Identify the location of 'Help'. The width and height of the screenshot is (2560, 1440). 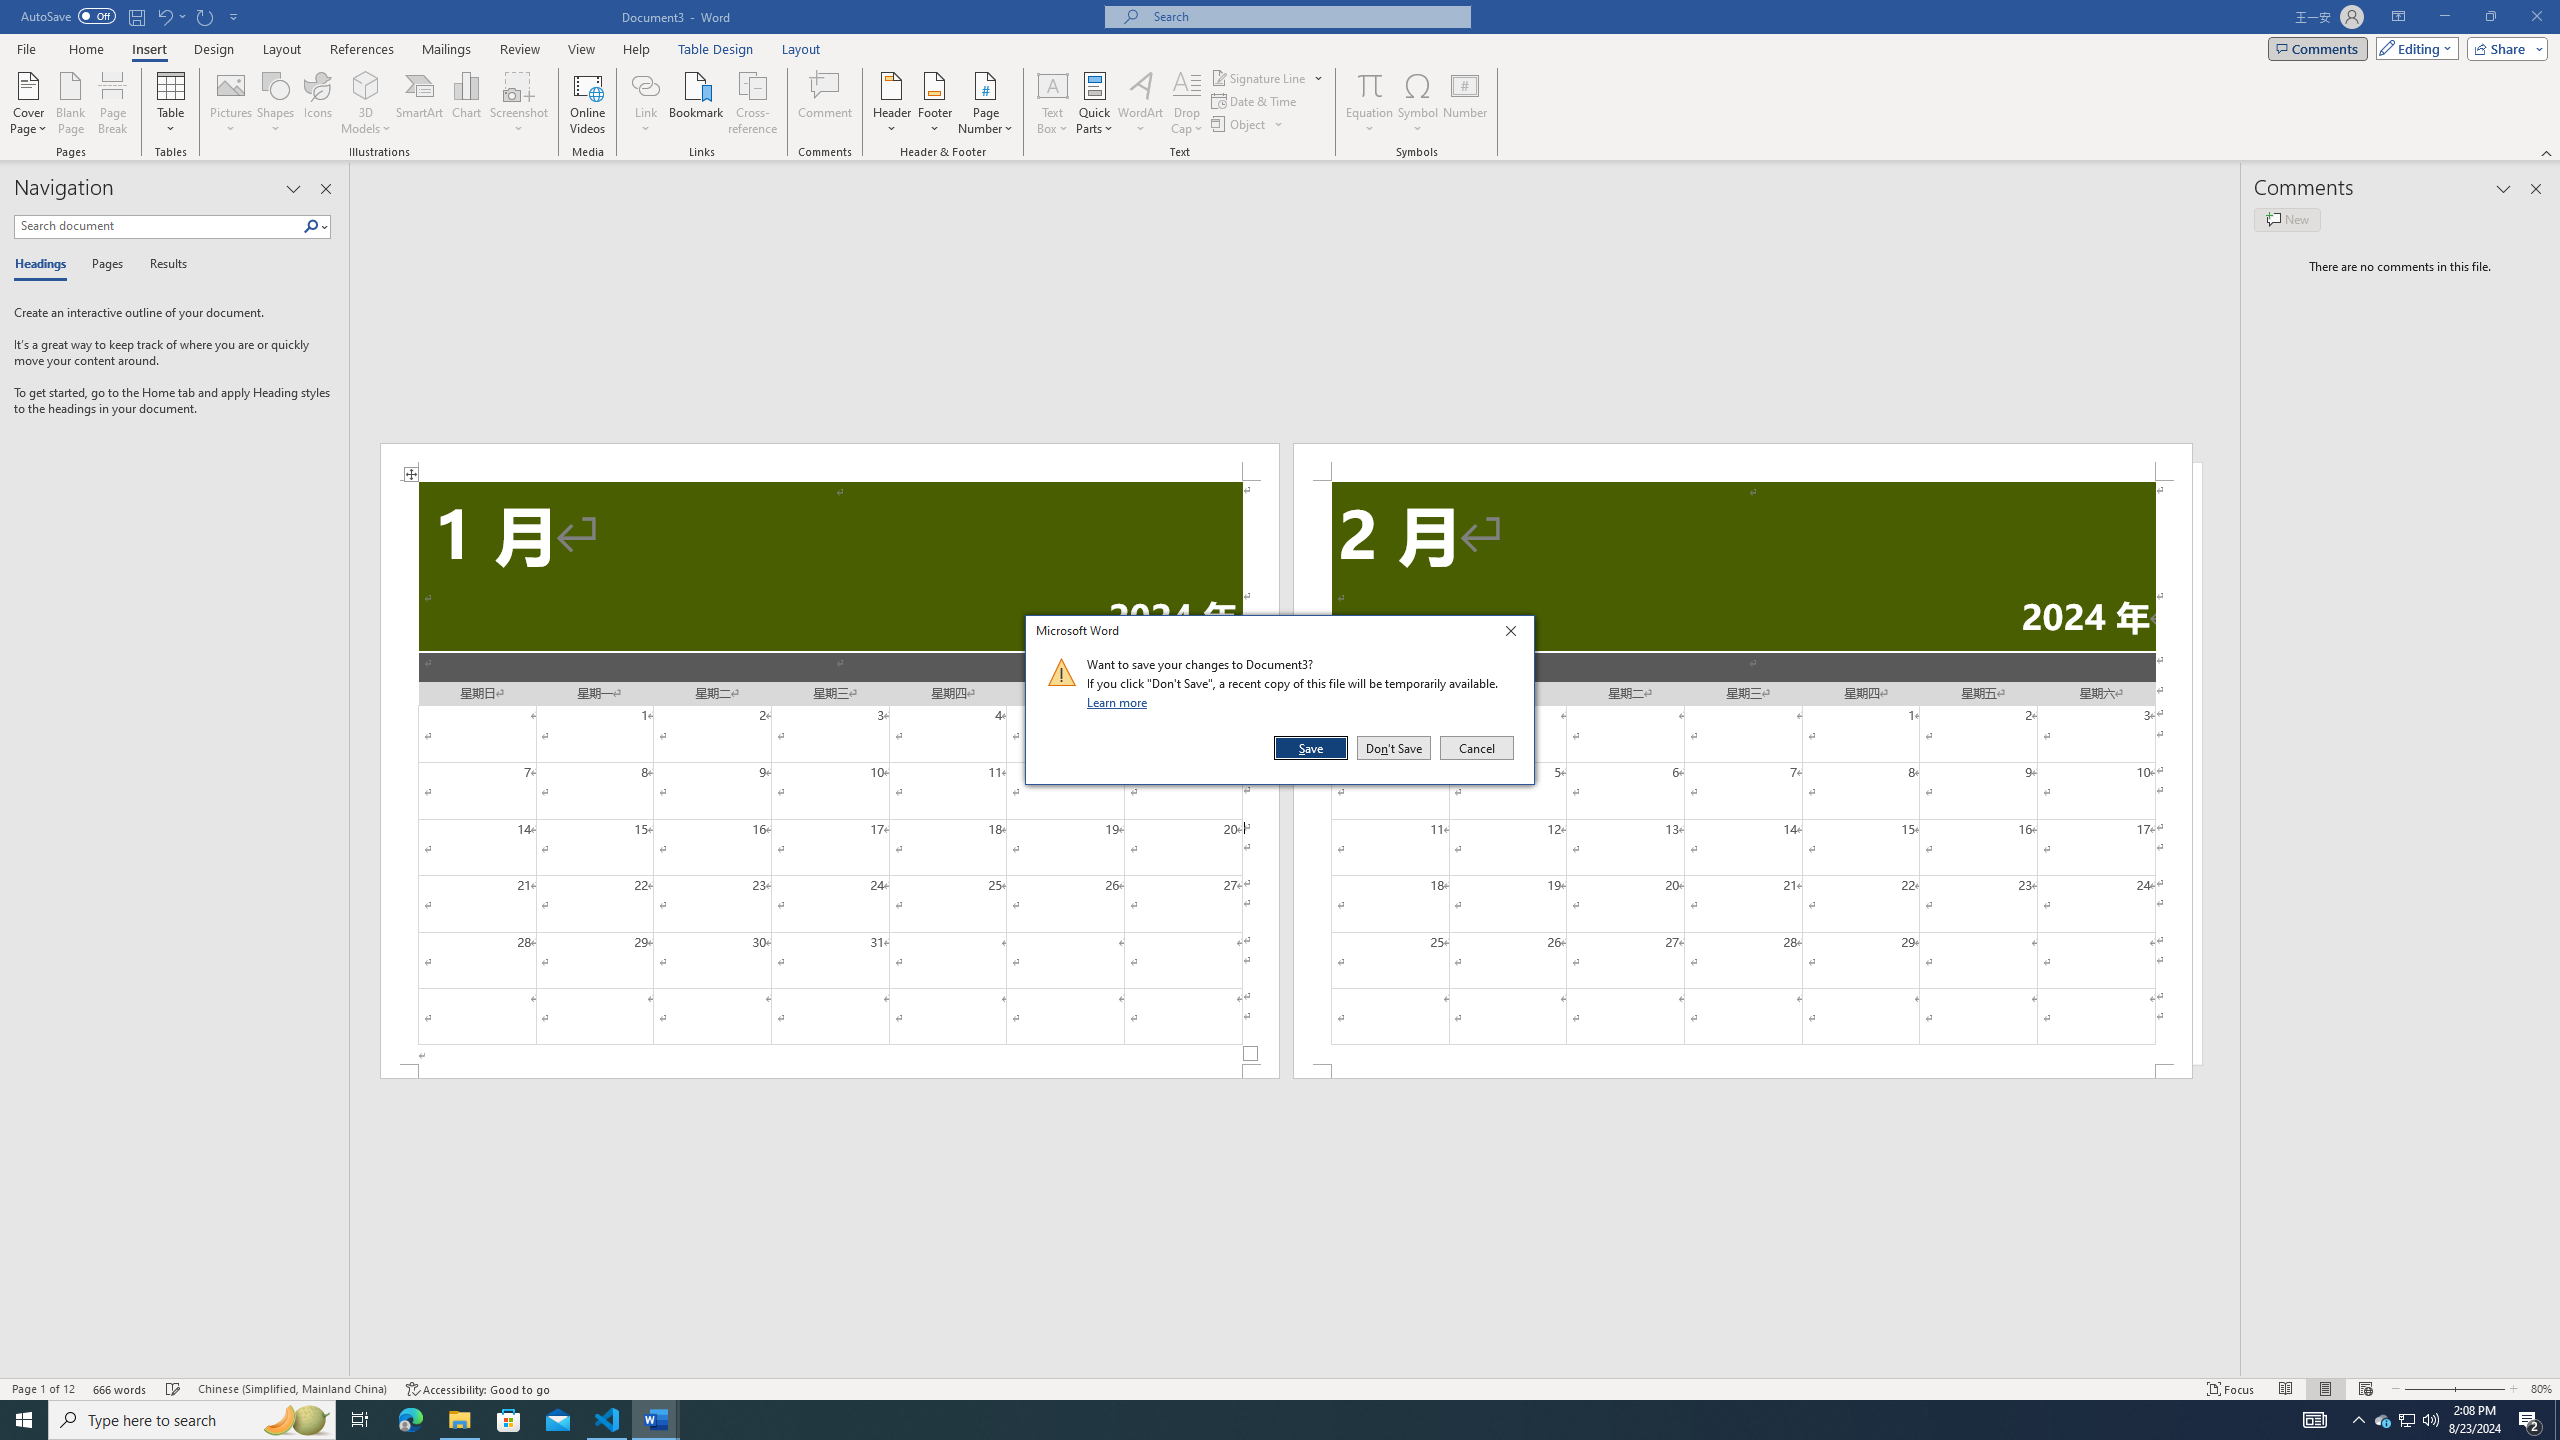
(635, 49).